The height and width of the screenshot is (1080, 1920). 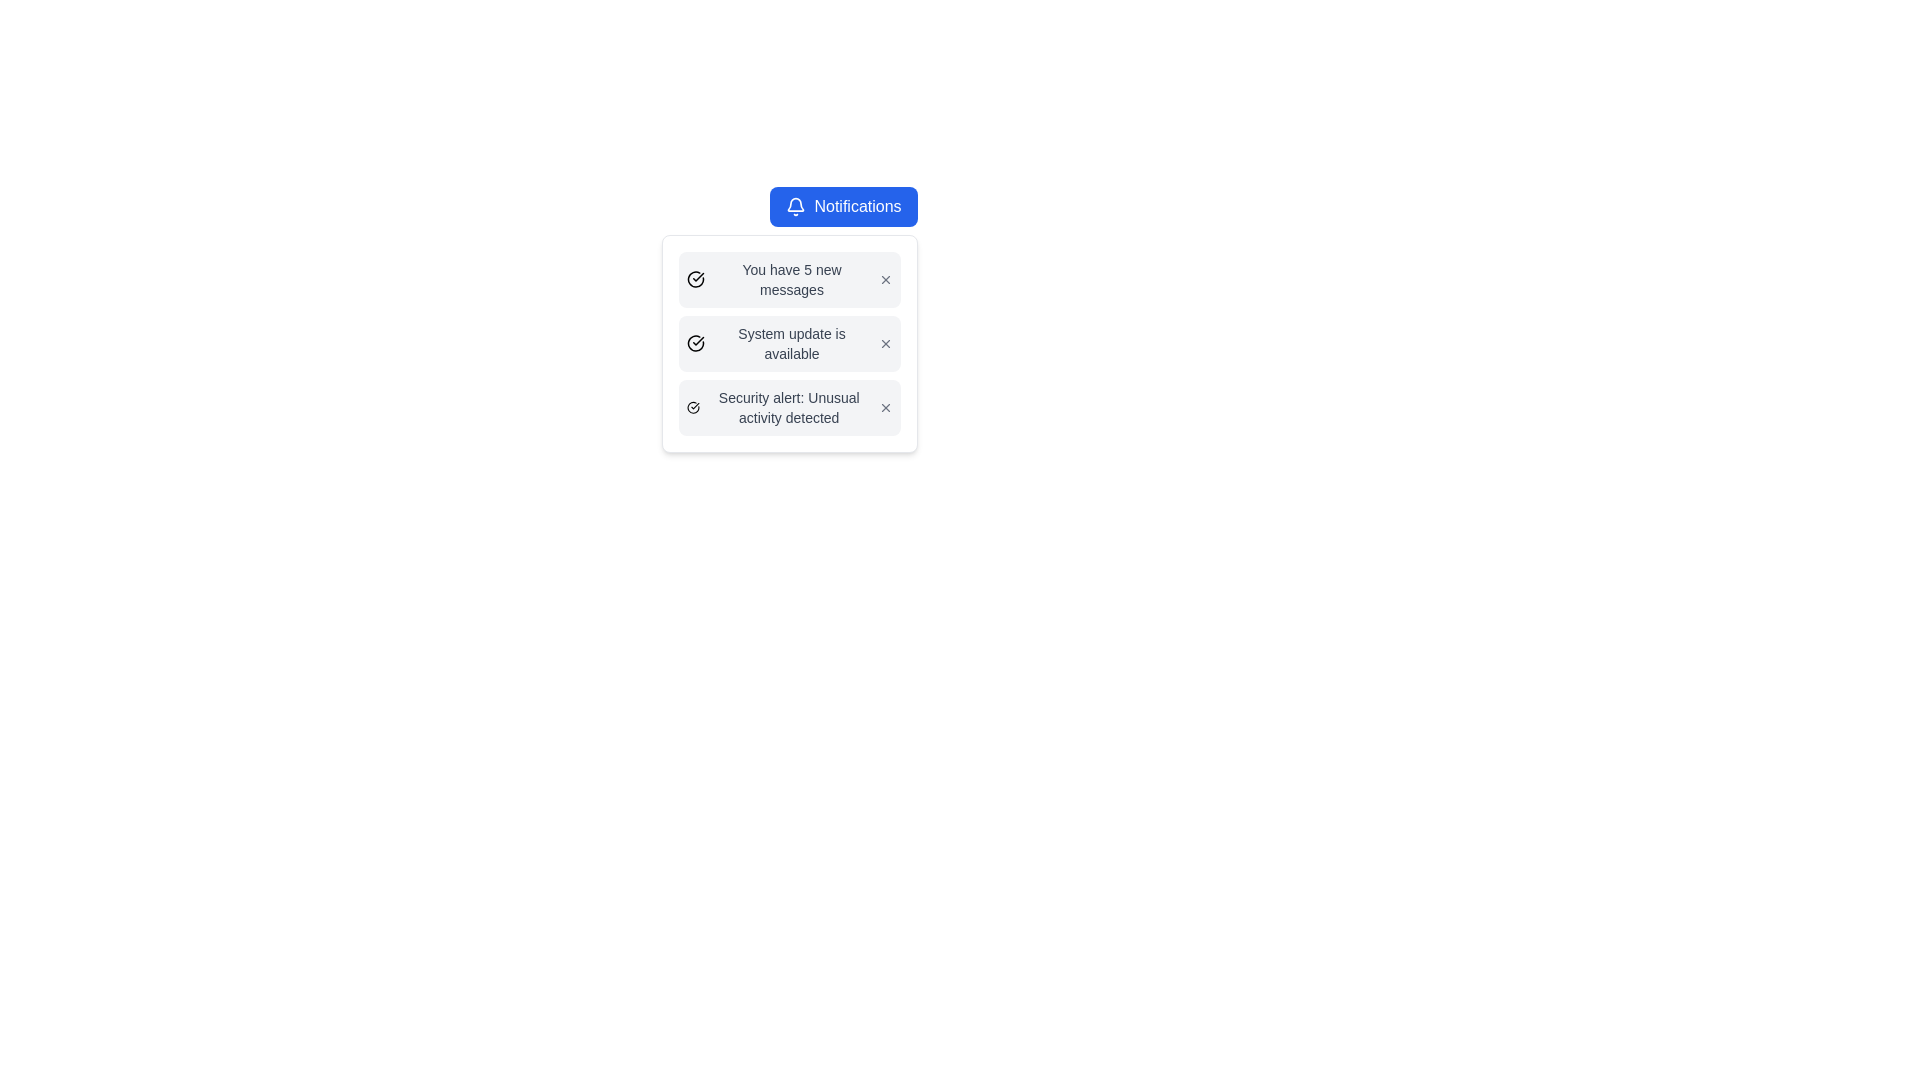 What do you see at coordinates (884, 280) in the screenshot?
I see `the small interactive 'X' button on the right side of the notification message that displays 'You have 5 new messages' to change its color to red` at bounding box center [884, 280].